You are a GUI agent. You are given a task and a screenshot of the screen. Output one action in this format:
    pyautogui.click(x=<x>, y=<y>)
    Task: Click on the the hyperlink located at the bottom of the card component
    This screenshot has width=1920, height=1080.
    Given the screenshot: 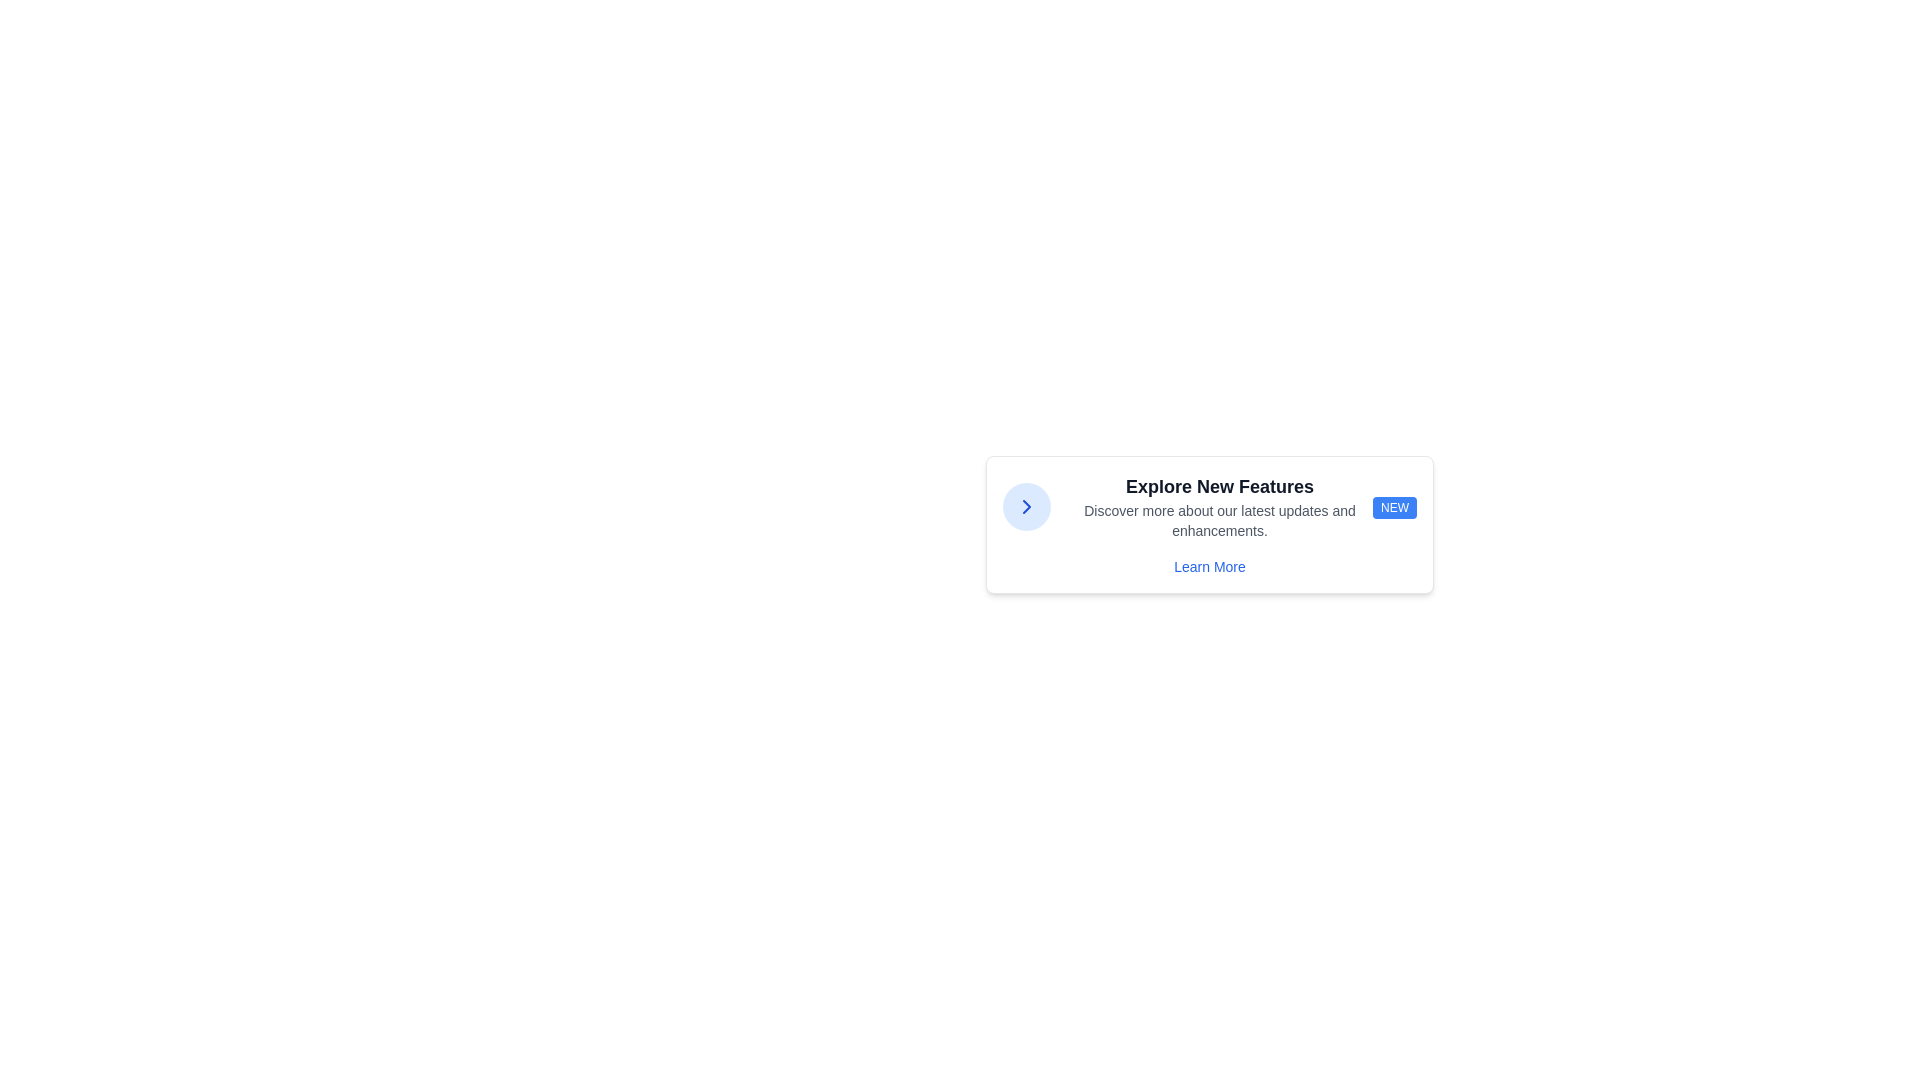 What is the action you would take?
    pyautogui.click(x=1208, y=567)
    